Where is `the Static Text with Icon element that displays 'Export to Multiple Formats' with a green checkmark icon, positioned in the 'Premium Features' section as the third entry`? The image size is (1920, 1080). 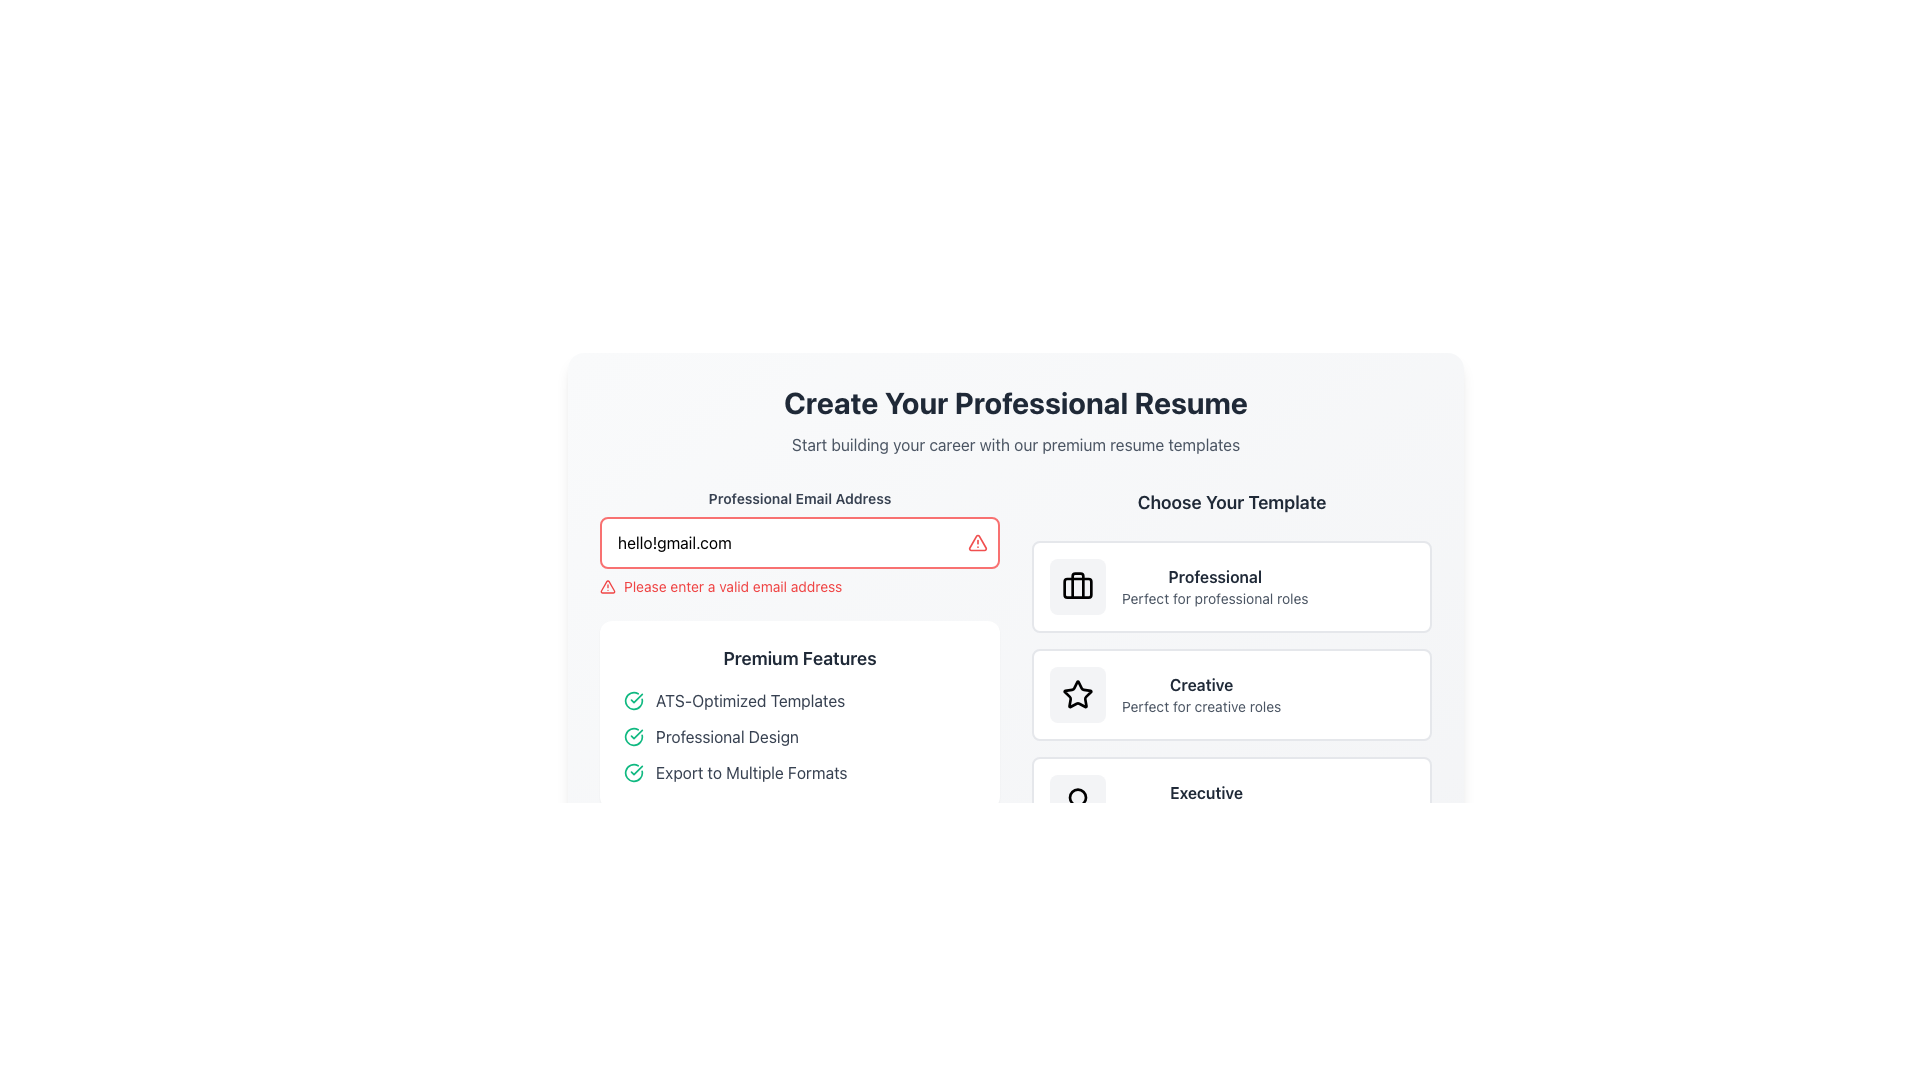
the Static Text with Icon element that displays 'Export to Multiple Formats' with a green checkmark icon, positioned in the 'Premium Features' section as the third entry is located at coordinates (800, 771).